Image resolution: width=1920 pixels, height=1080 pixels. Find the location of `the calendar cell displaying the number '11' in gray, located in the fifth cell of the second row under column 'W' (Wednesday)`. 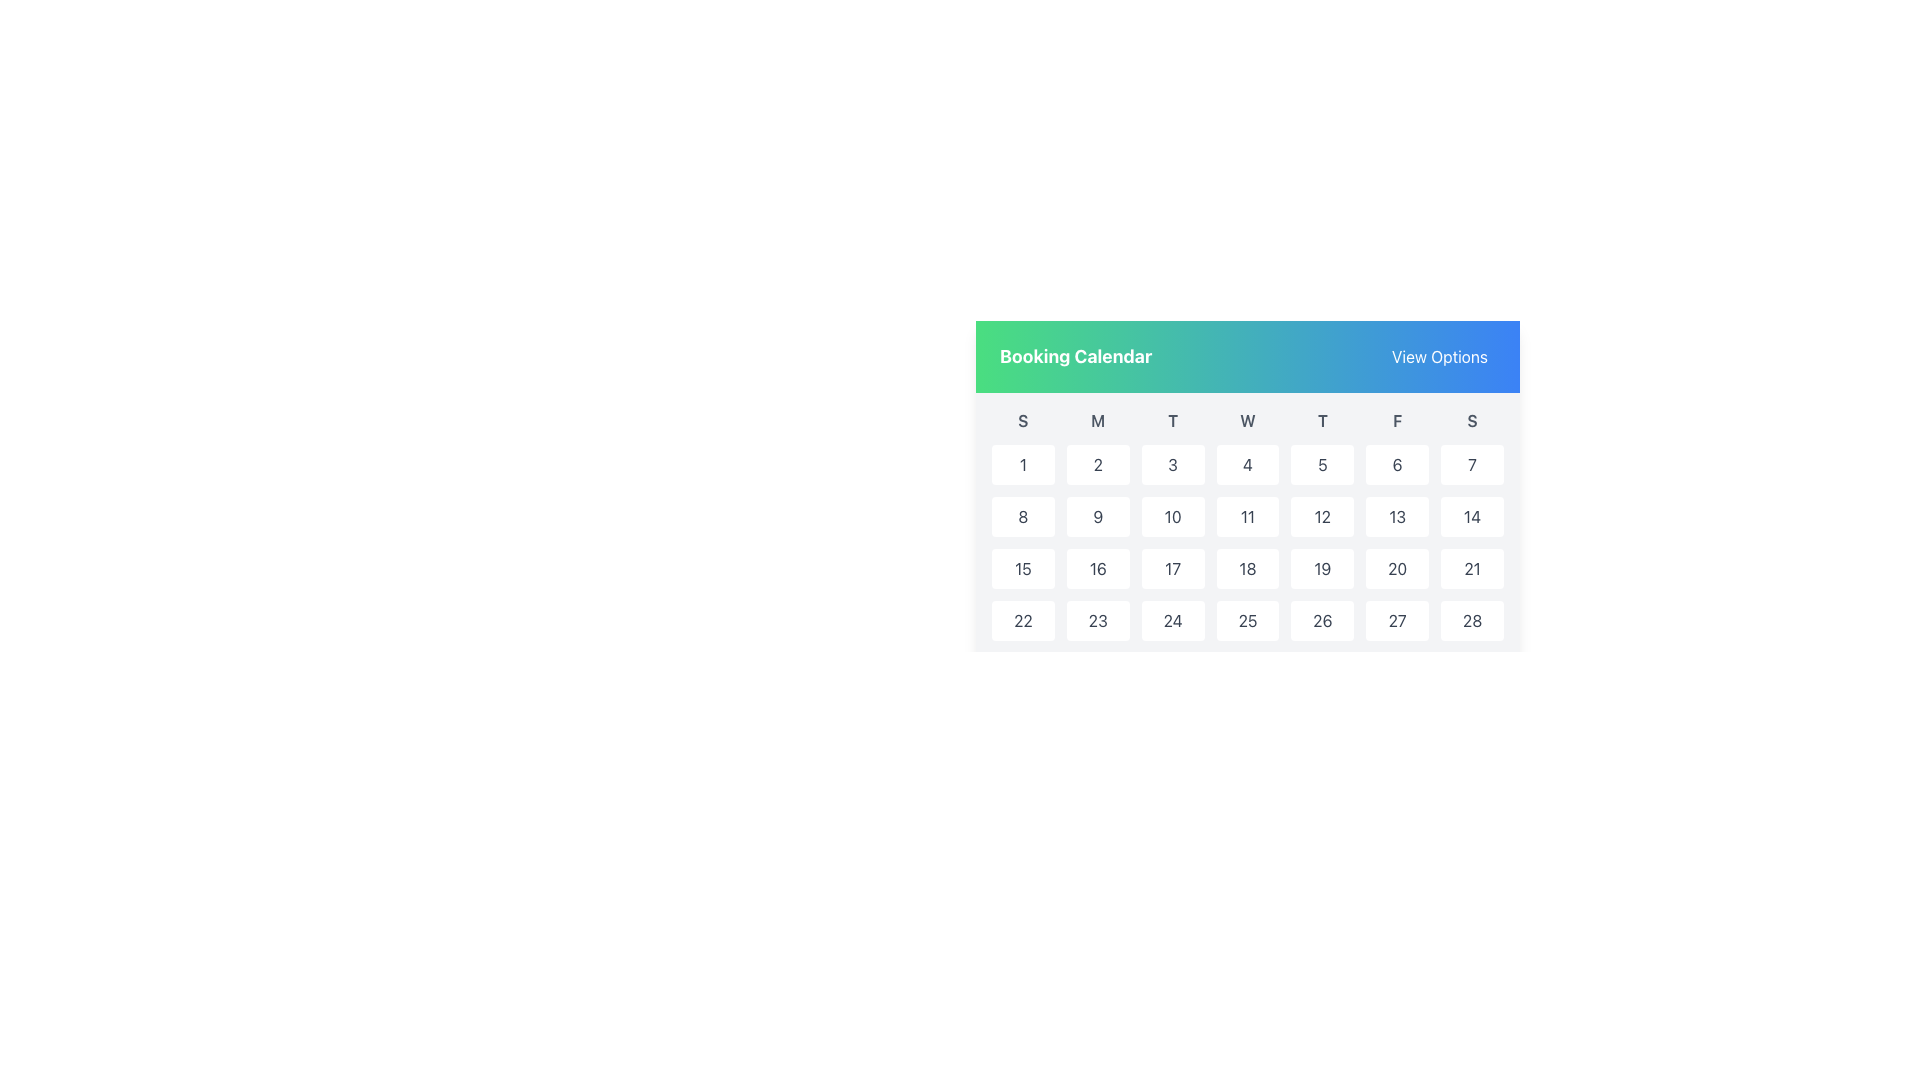

the calendar cell displaying the number '11' in gray, located in the fifth cell of the second row under column 'W' (Wednesday) is located at coordinates (1247, 515).